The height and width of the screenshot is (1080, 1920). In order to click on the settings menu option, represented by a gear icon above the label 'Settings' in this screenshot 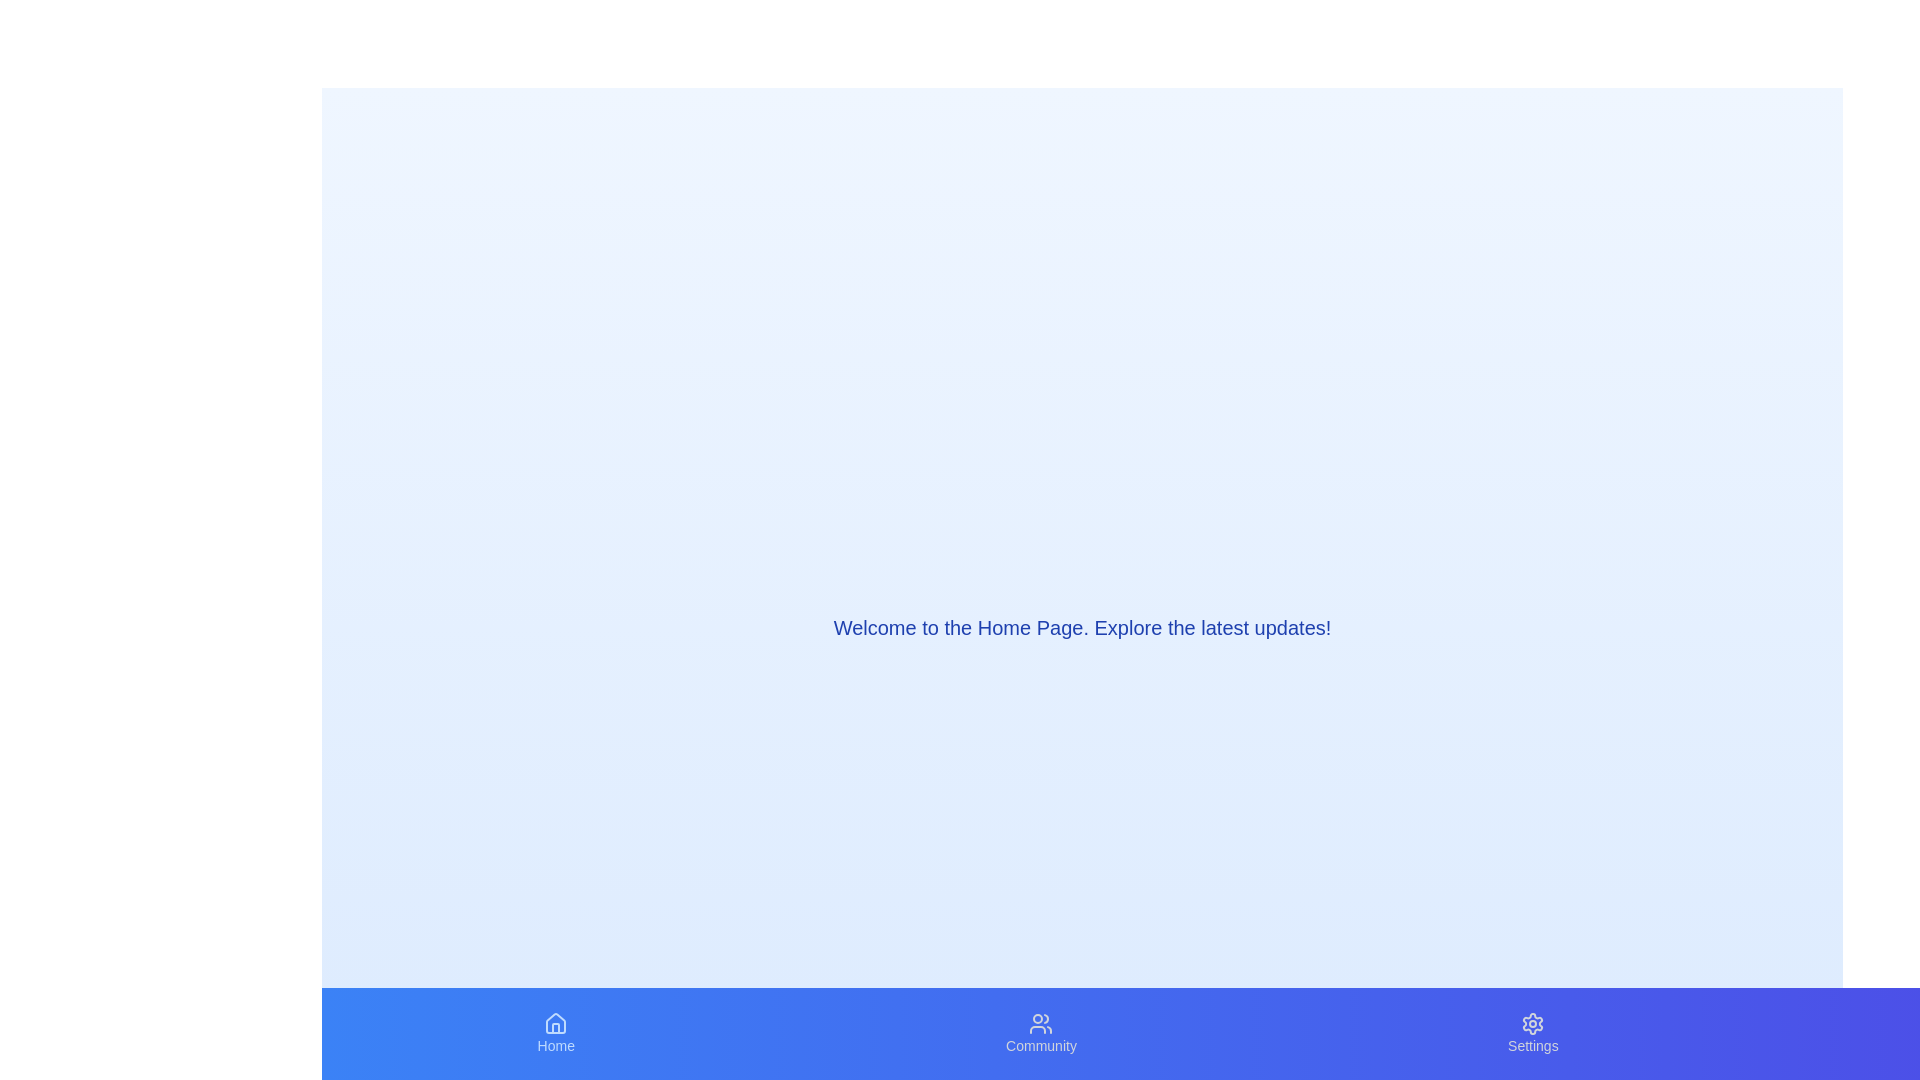, I will do `click(1532, 1033)`.